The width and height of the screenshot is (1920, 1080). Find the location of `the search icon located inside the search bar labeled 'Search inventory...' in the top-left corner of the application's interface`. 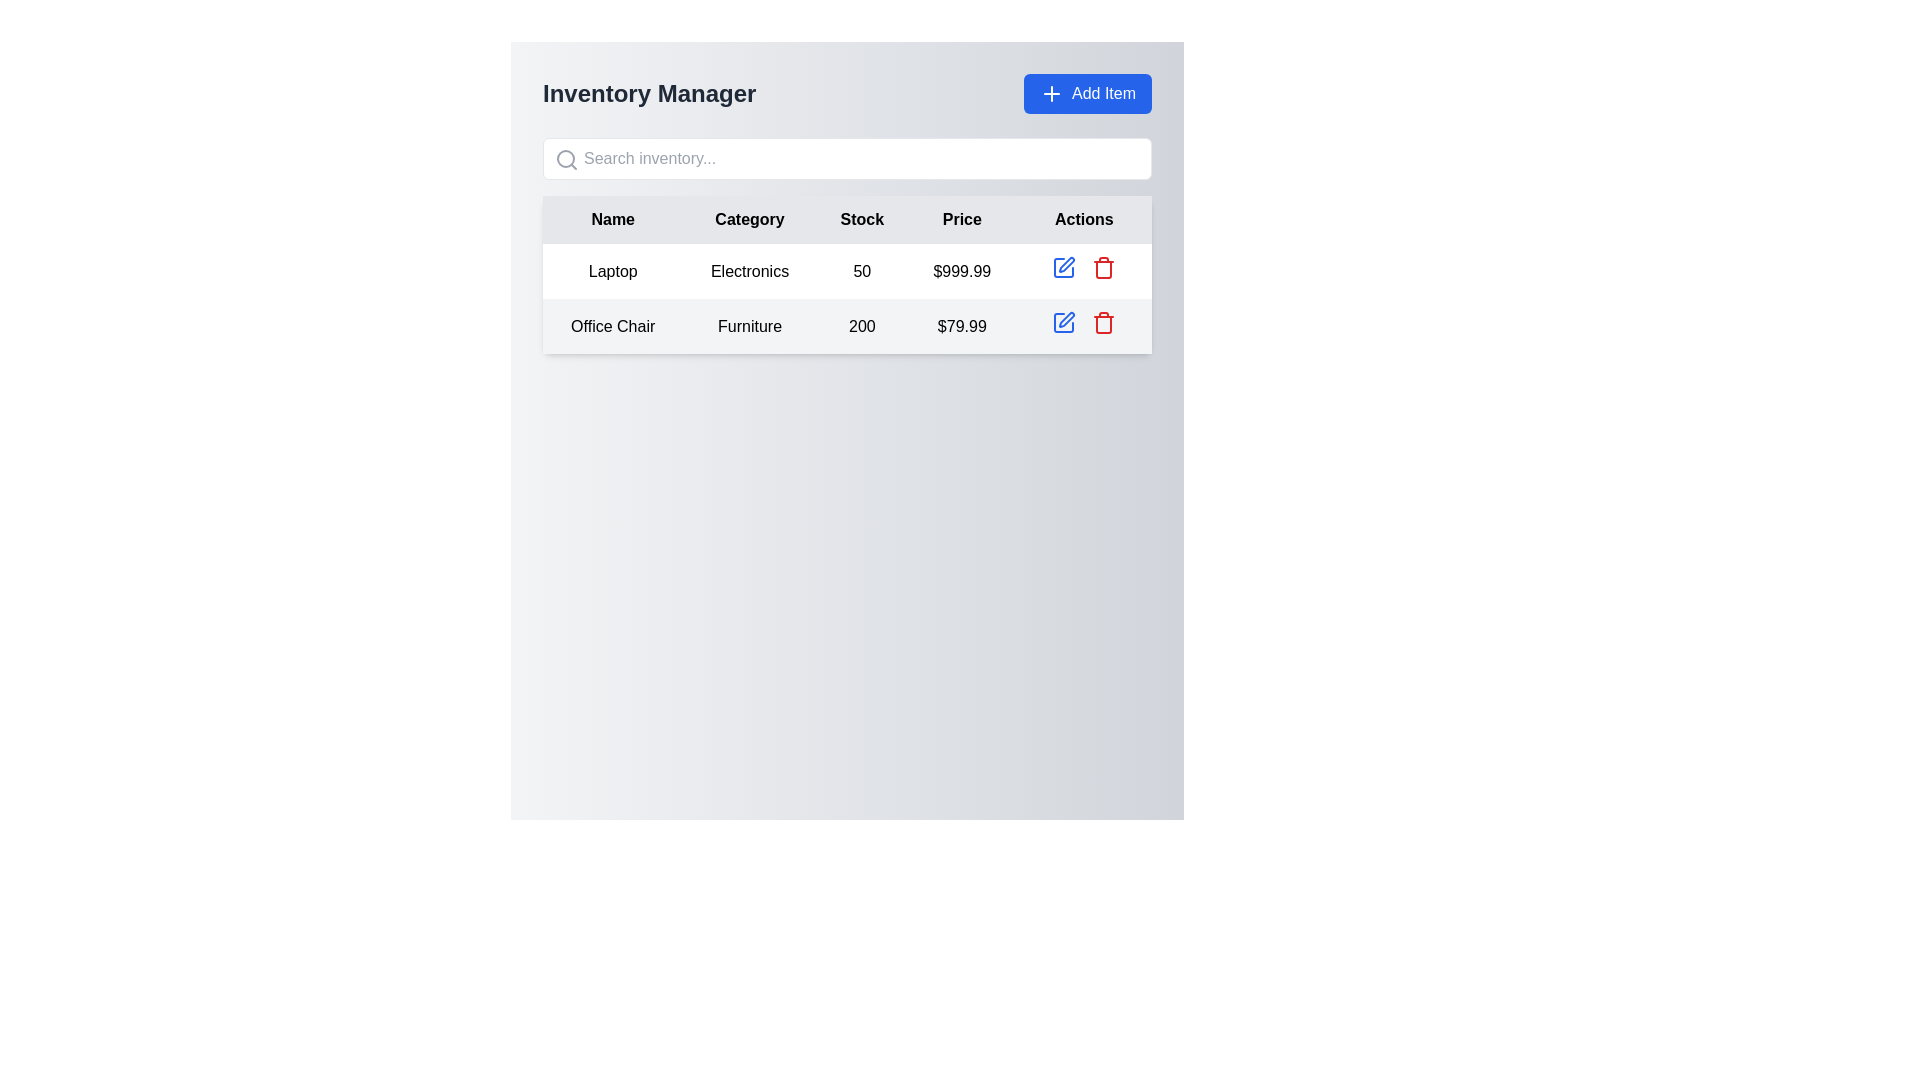

the search icon located inside the search bar labeled 'Search inventory...' in the top-left corner of the application's interface is located at coordinates (565, 158).